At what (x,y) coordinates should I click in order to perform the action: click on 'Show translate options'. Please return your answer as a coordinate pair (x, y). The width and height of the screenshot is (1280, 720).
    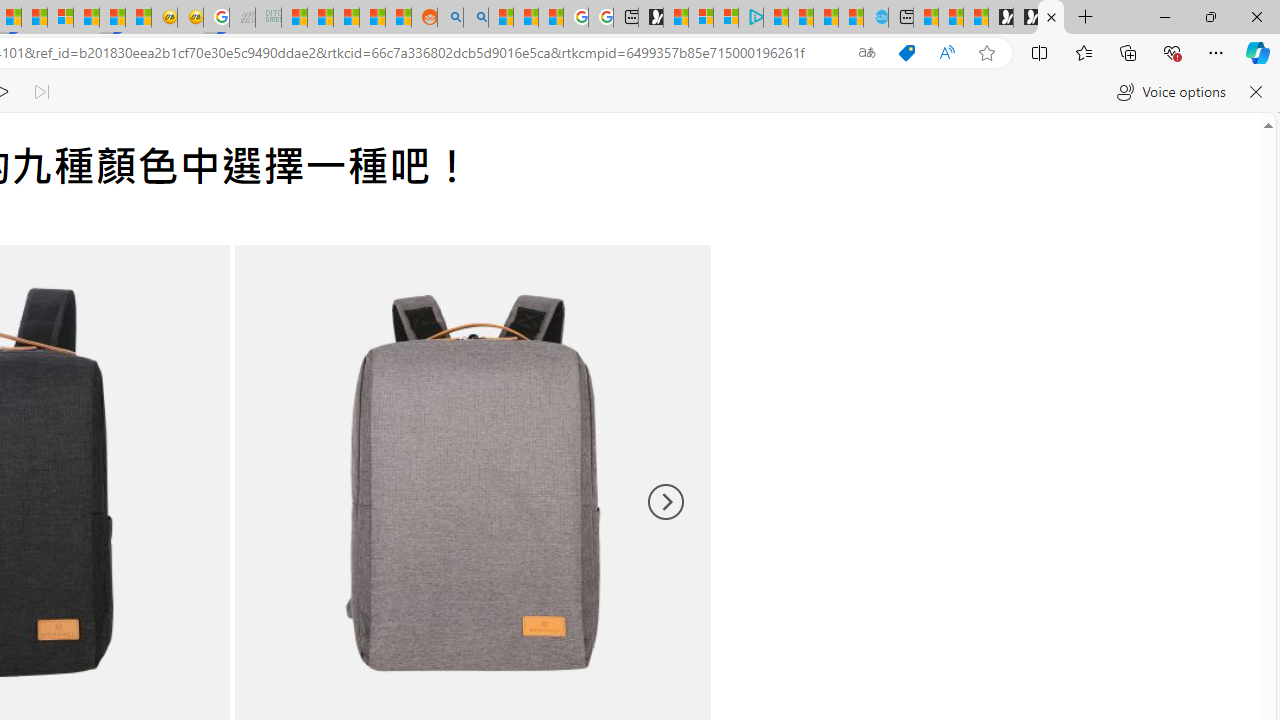
    Looking at the image, I should click on (867, 52).